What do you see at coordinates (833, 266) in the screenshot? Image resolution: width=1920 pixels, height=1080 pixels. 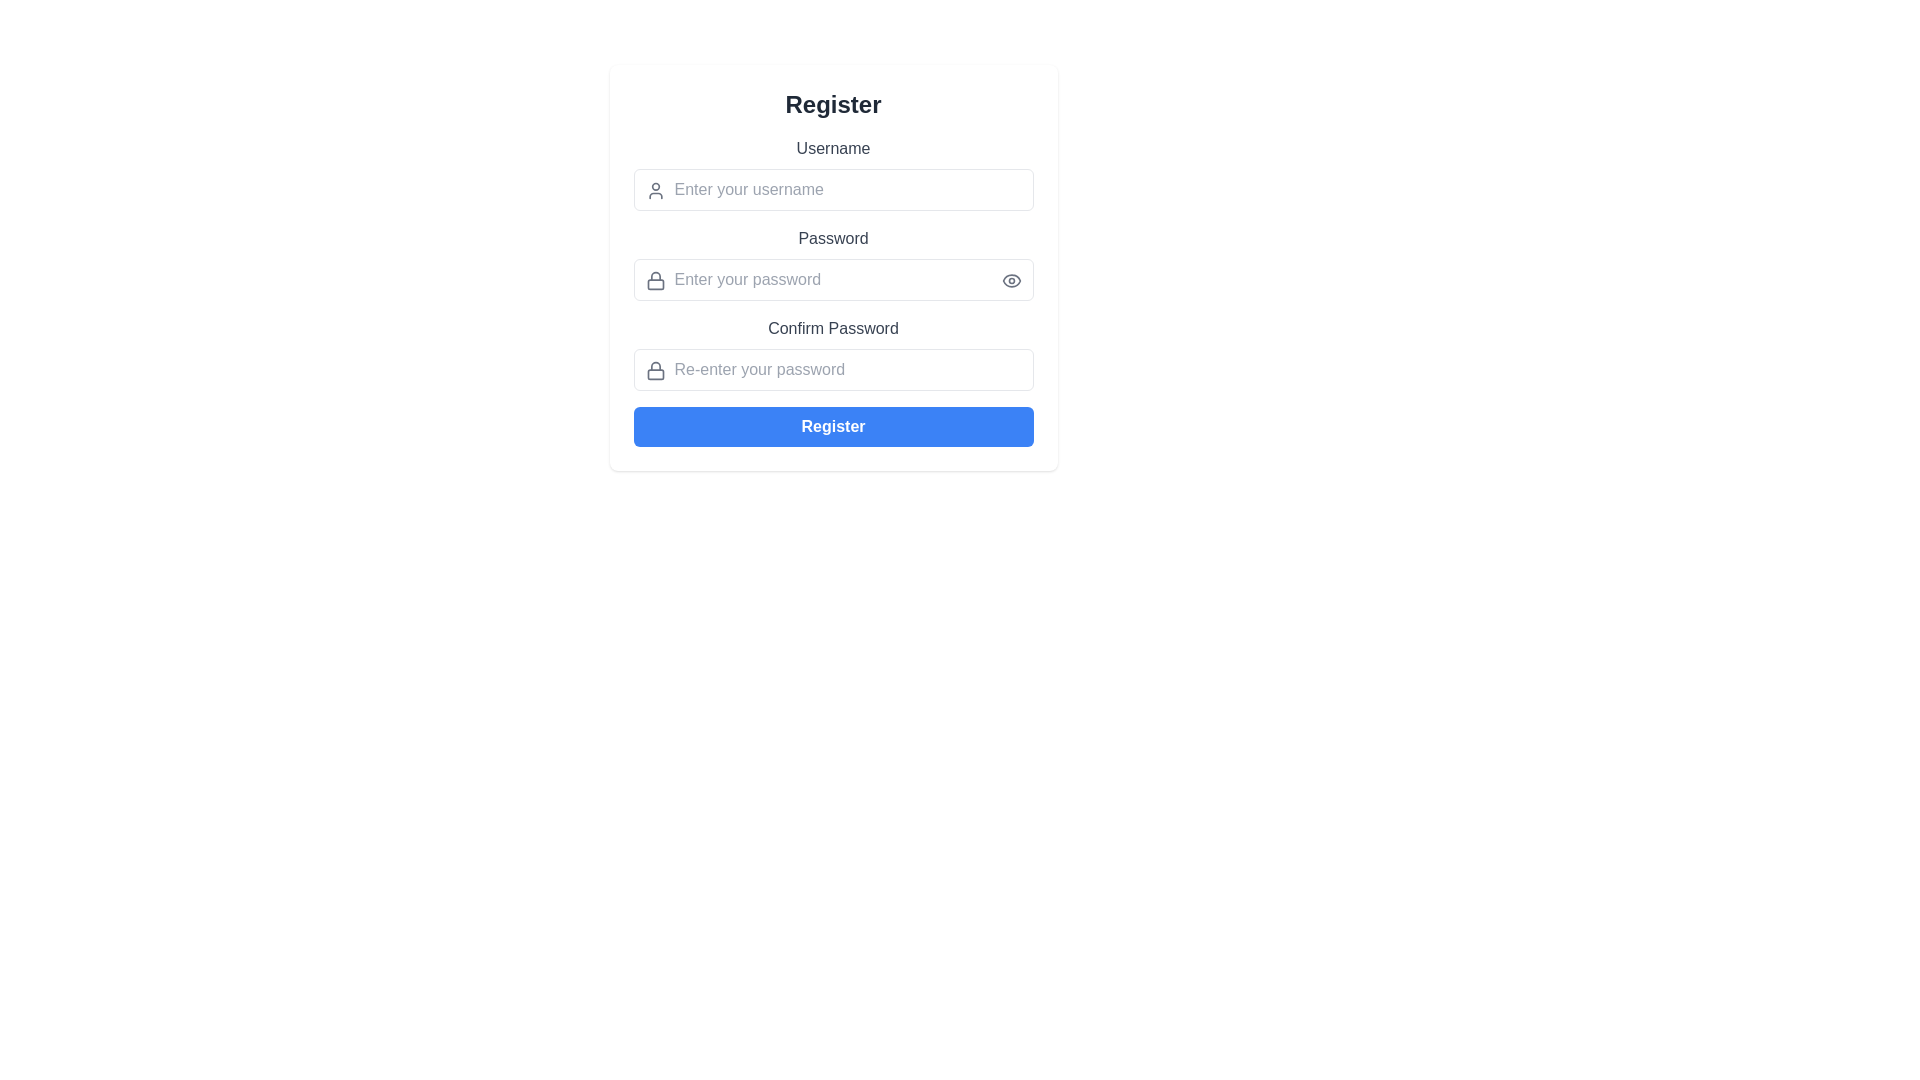 I see `the Password input field located between the 'Username' and 'Confirm Password' fields` at bounding box center [833, 266].